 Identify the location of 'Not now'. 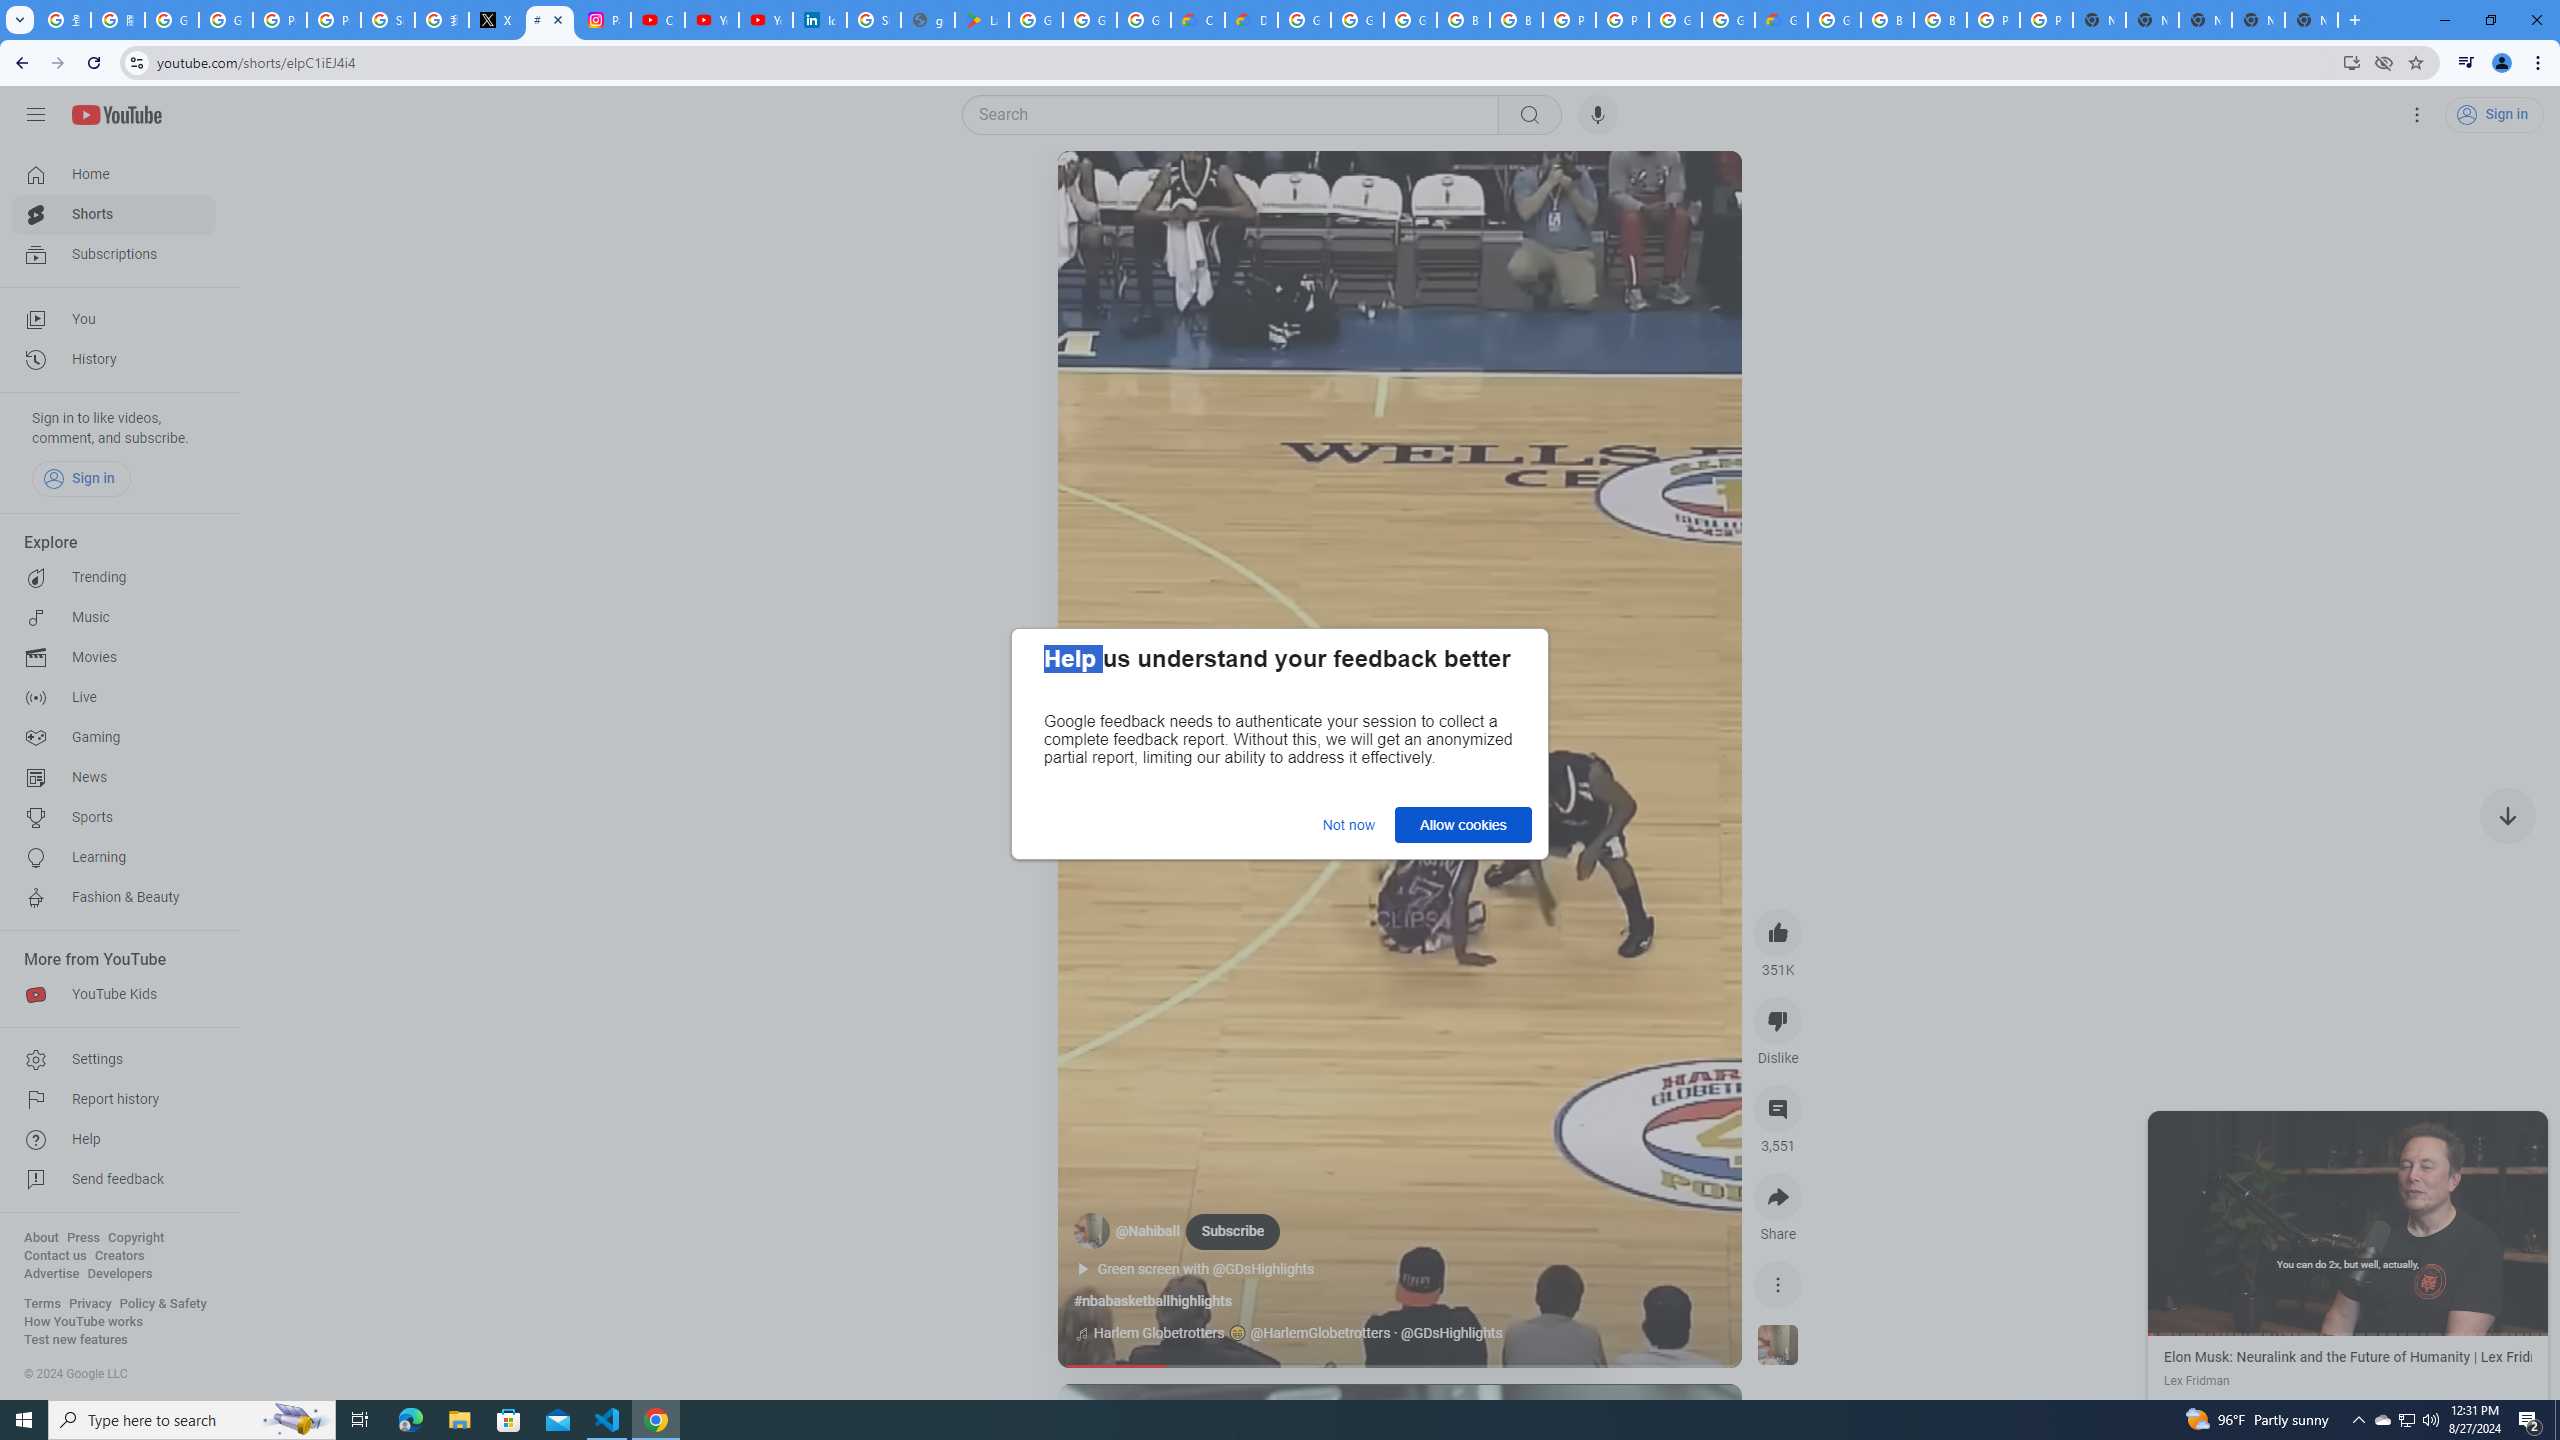
(1349, 823).